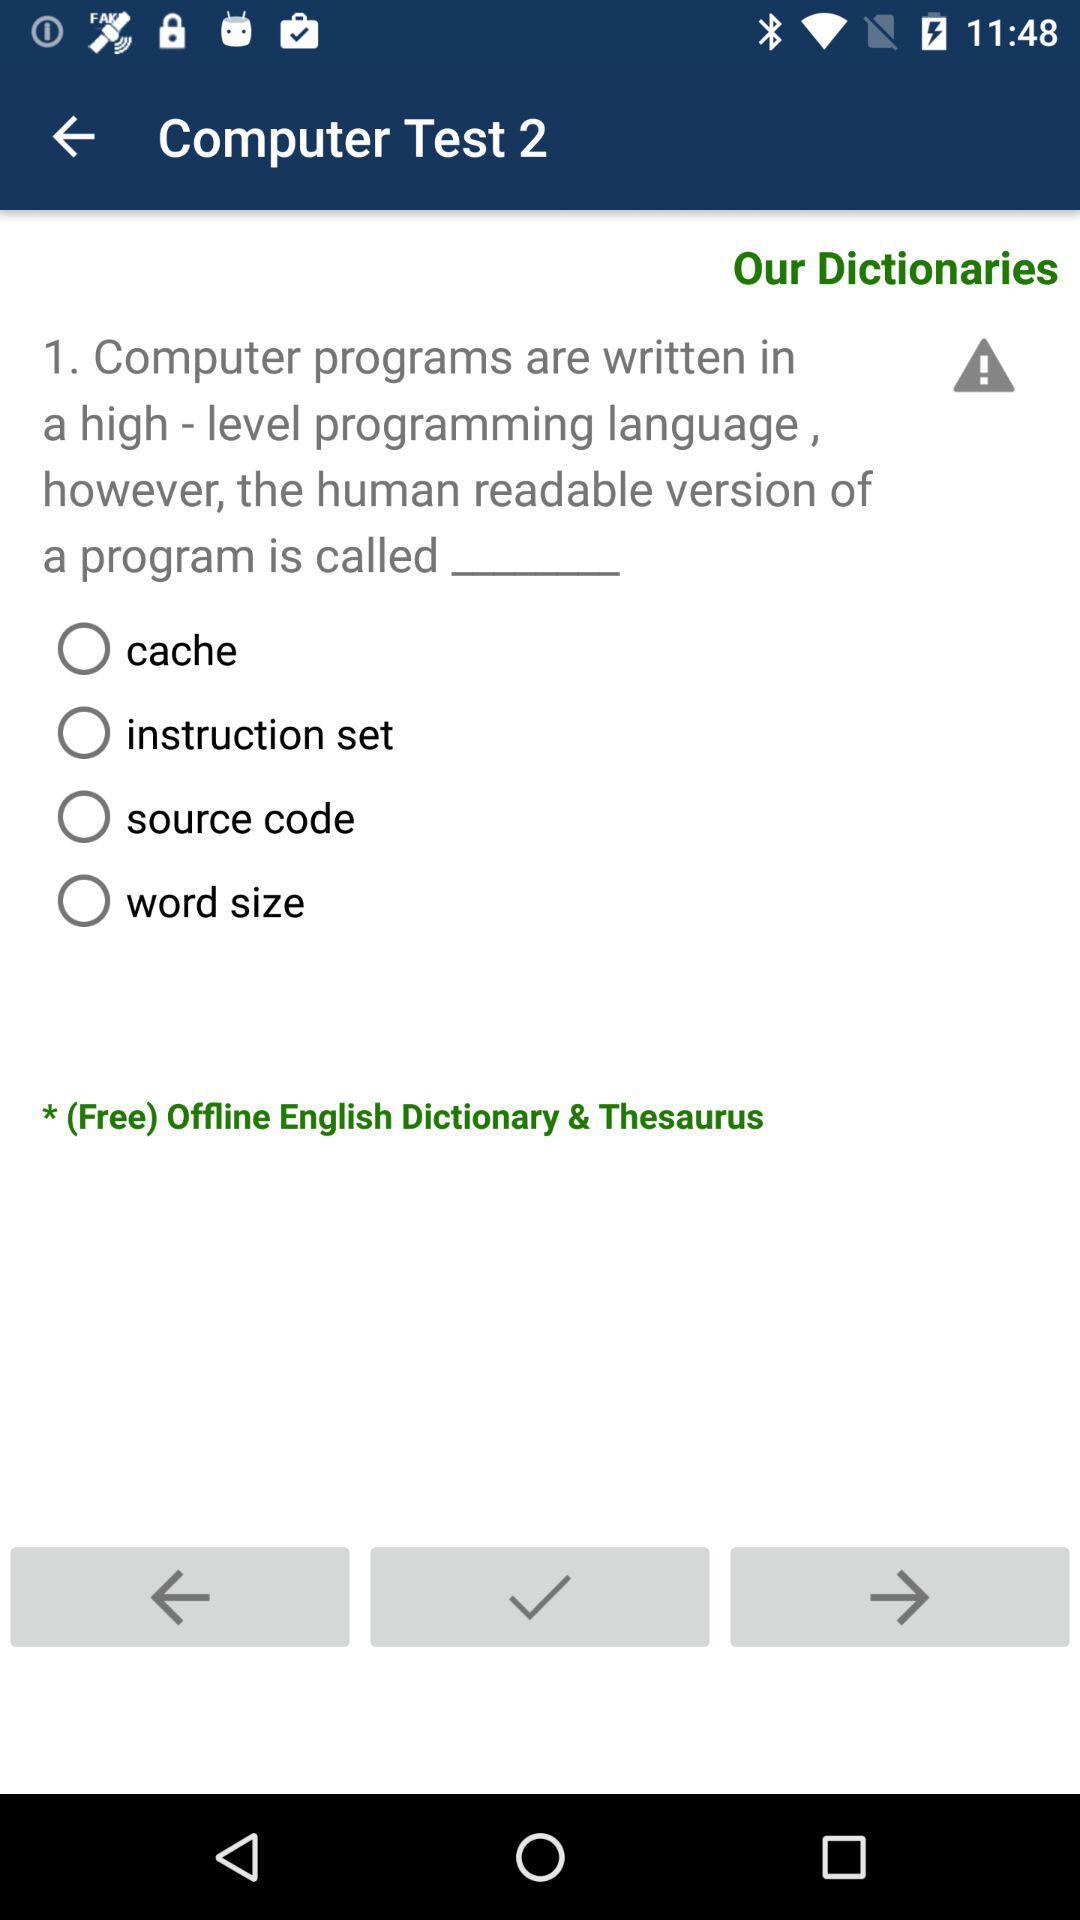 Image resolution: width=1080 pixels, height=1920 pixels. Describe the element at coordinates (979, 365) in the screenshot. I see `item next to the 1 computer programs item` at that location.